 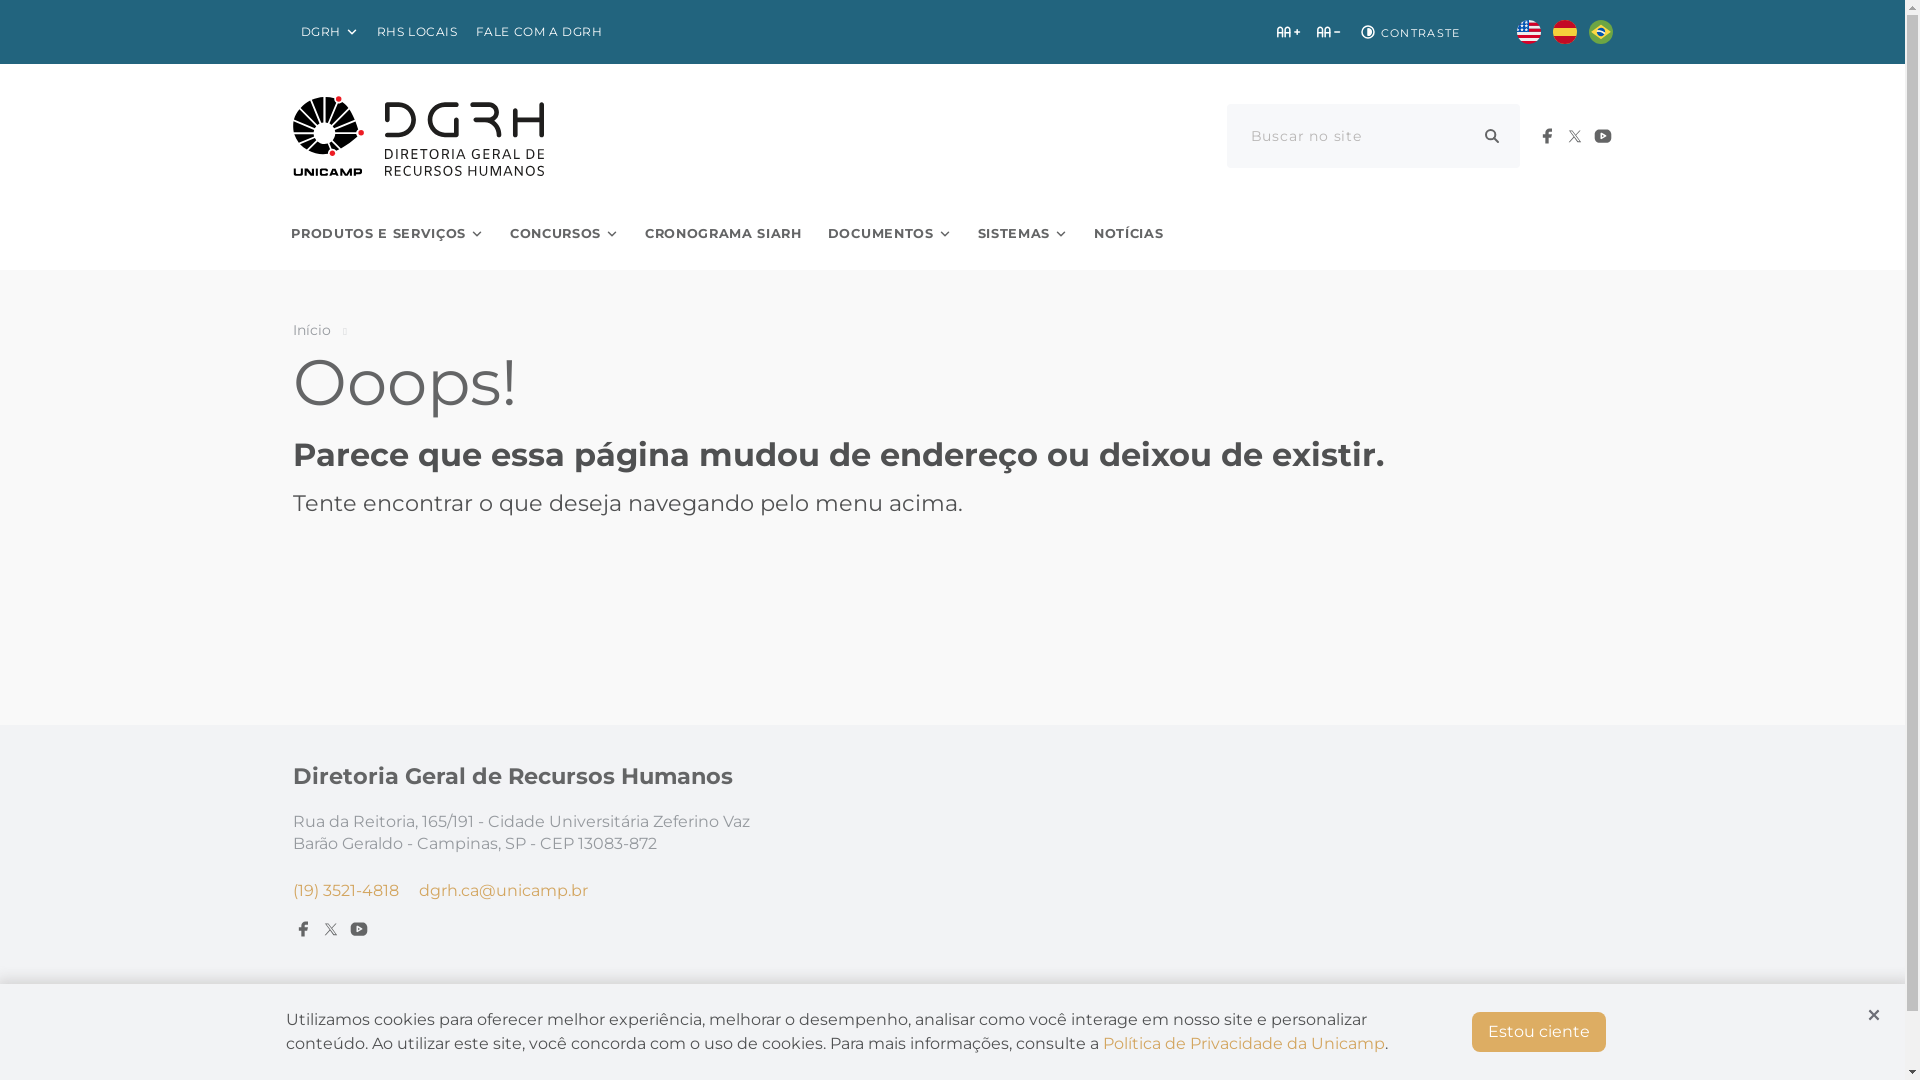 I want to click on 'dgrh.ca@unicamp.br', so click(x=502, y=889).